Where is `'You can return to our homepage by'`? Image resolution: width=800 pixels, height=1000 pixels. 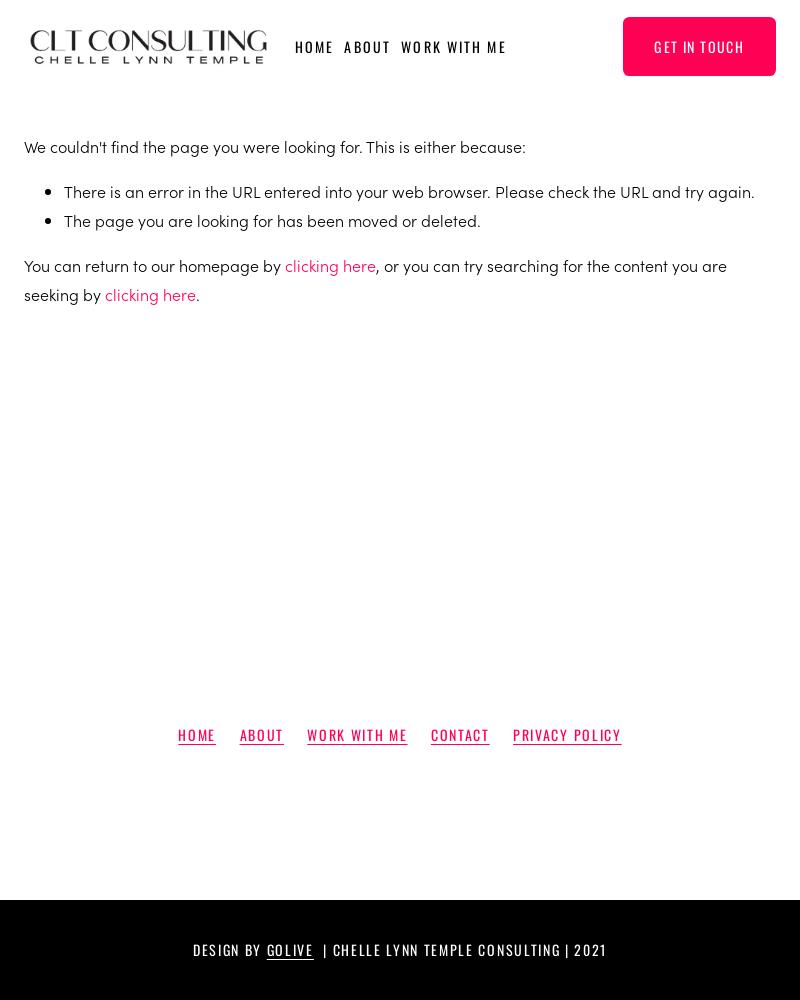 'You can return to our homepage by' is located at coordinates (154, 264).